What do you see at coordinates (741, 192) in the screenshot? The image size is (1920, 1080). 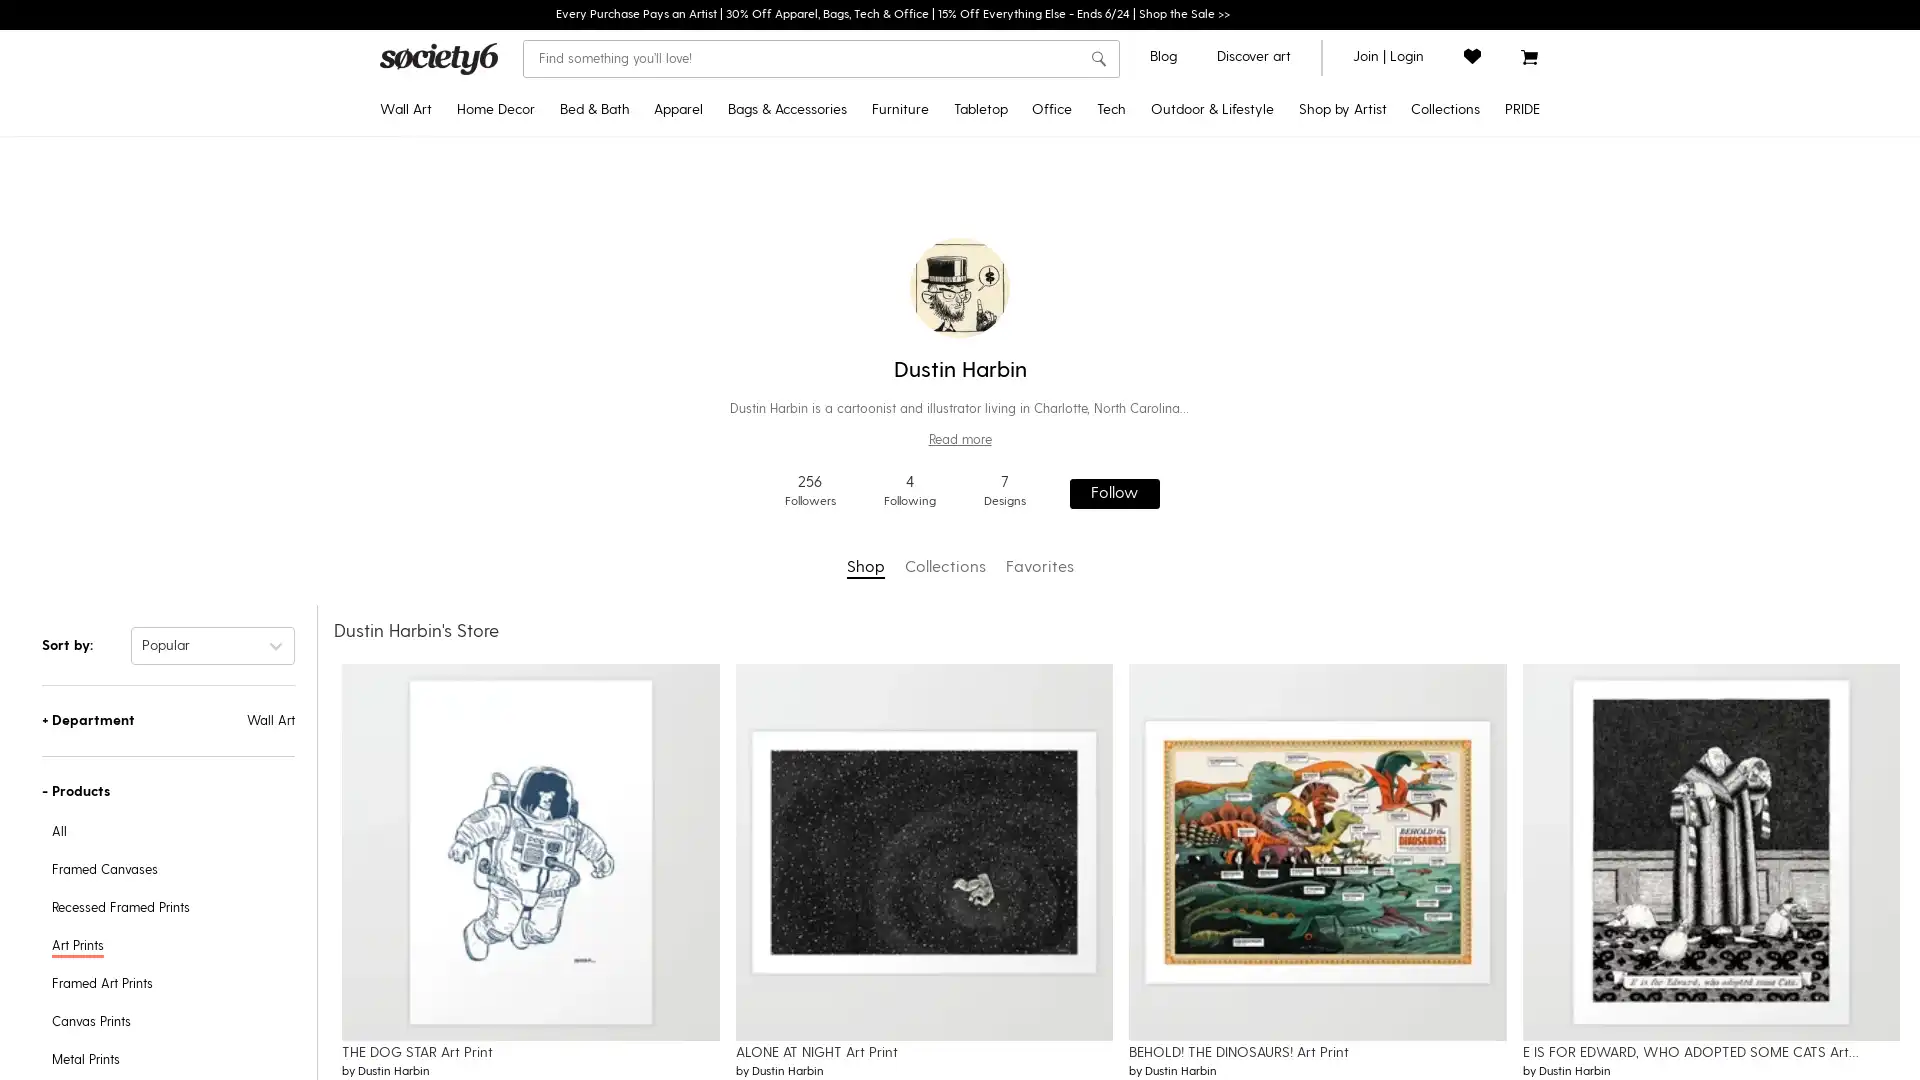 I see `Crewneck Sweatshirts` at bounding box center [741, 192].